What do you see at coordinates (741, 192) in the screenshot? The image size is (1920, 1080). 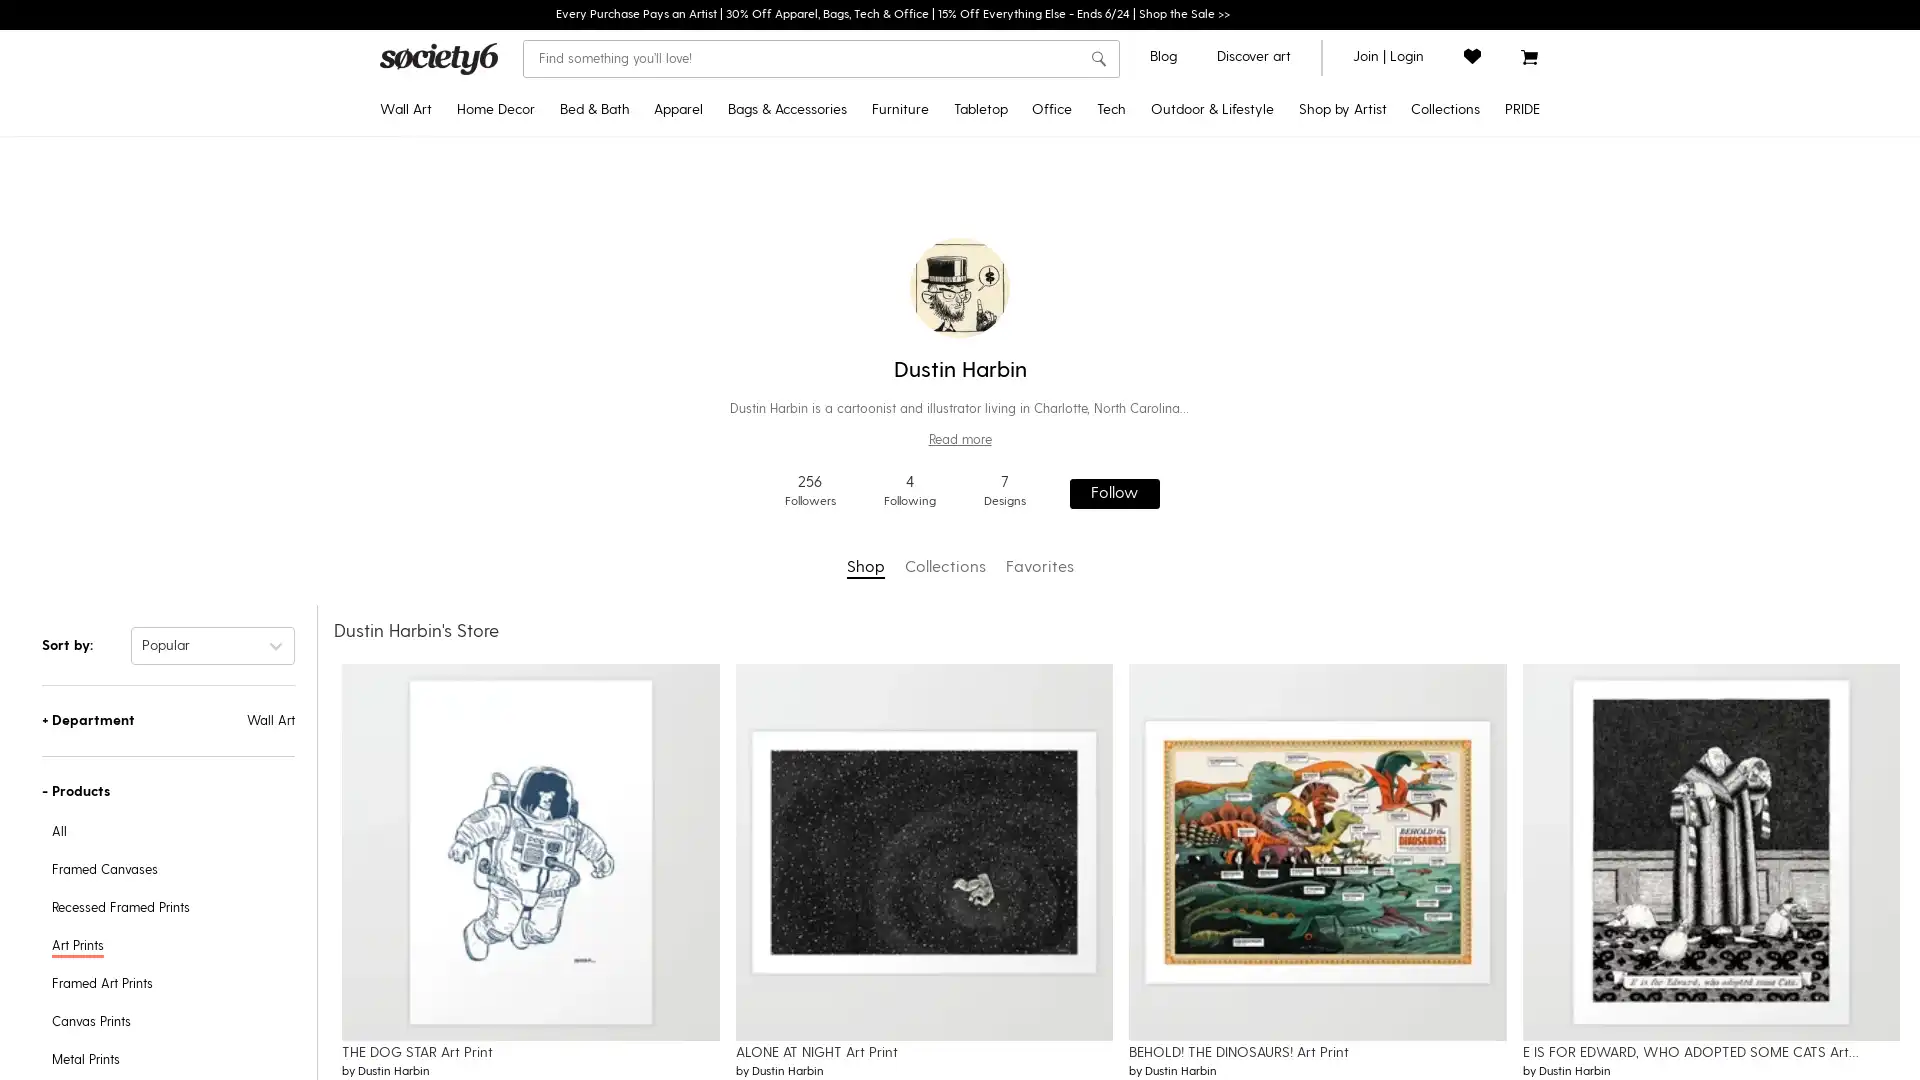 I see `Crewneck Sweatshirts` at bounding box center [741, 192].